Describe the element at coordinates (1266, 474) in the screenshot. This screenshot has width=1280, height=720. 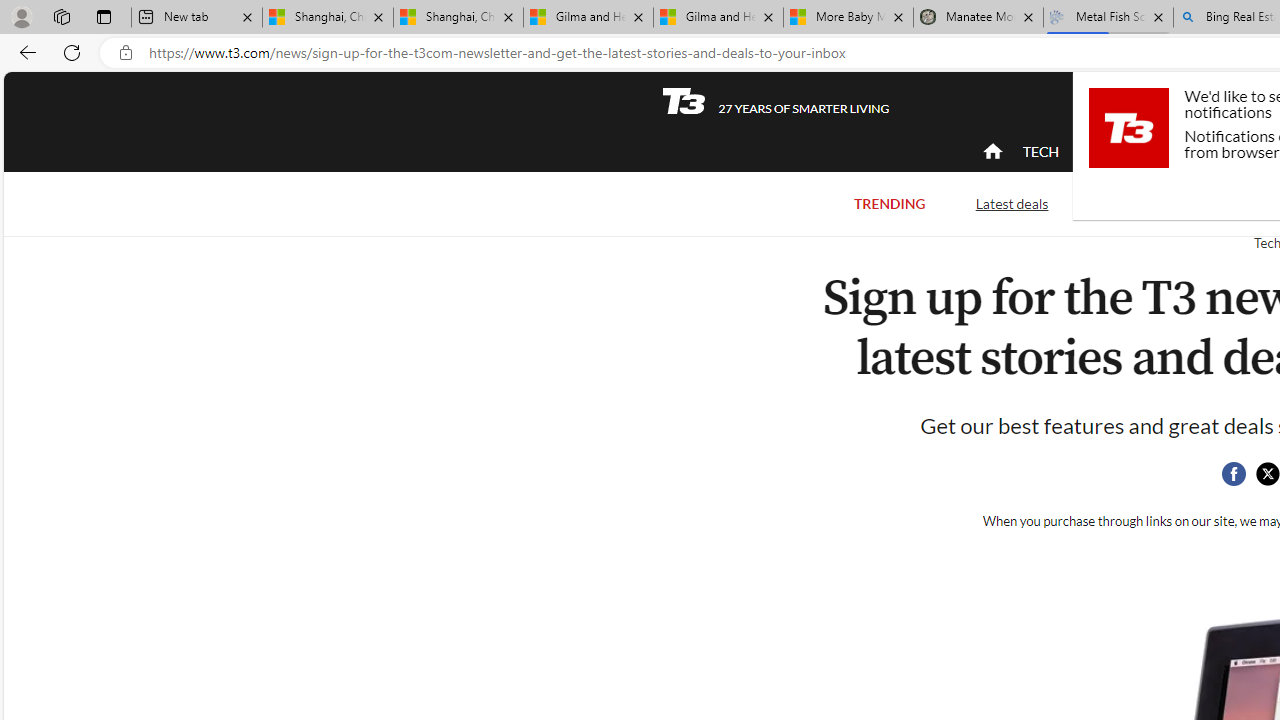
I see `'Share this page on Twitter'` at that location.